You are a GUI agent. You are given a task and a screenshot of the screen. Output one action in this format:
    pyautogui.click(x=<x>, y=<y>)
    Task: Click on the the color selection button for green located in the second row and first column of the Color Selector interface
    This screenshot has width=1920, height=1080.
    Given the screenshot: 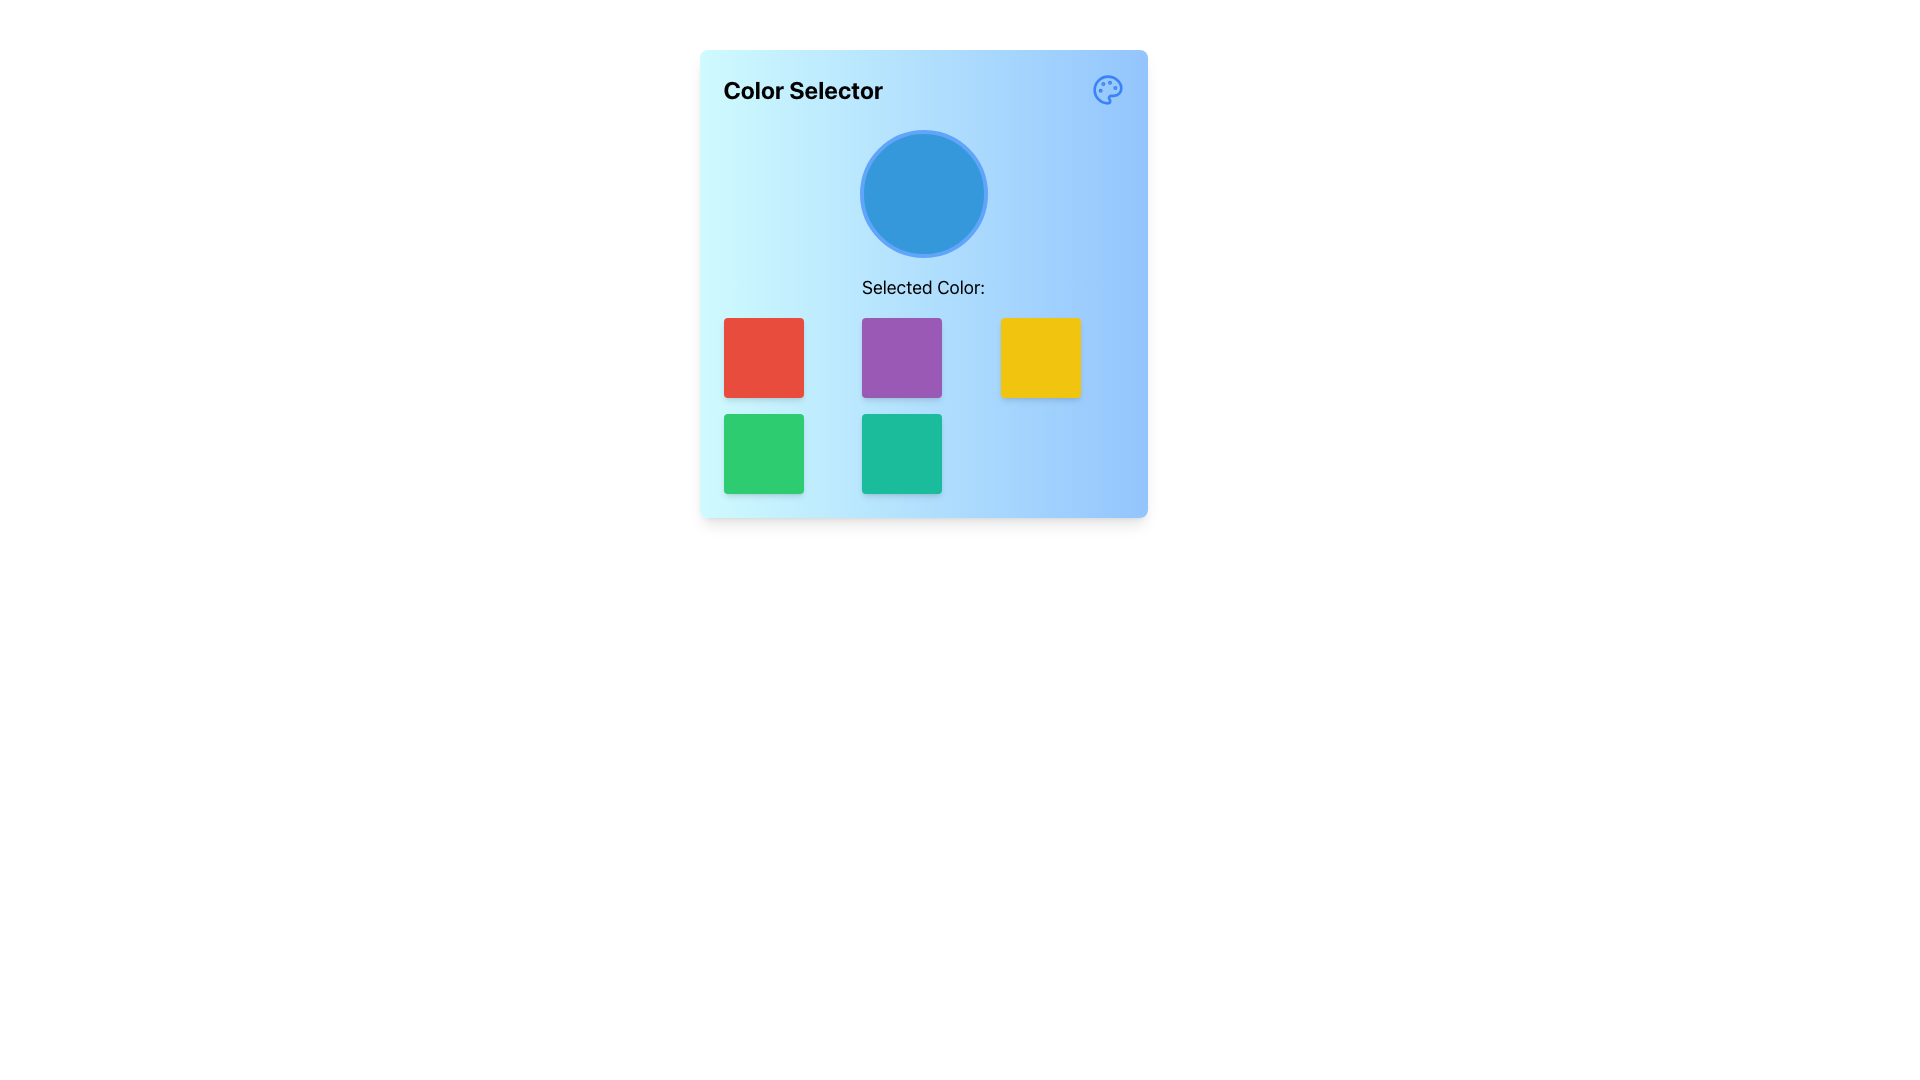 What is the action you would take?
    pyautogui.click(x=762, y=454)
    